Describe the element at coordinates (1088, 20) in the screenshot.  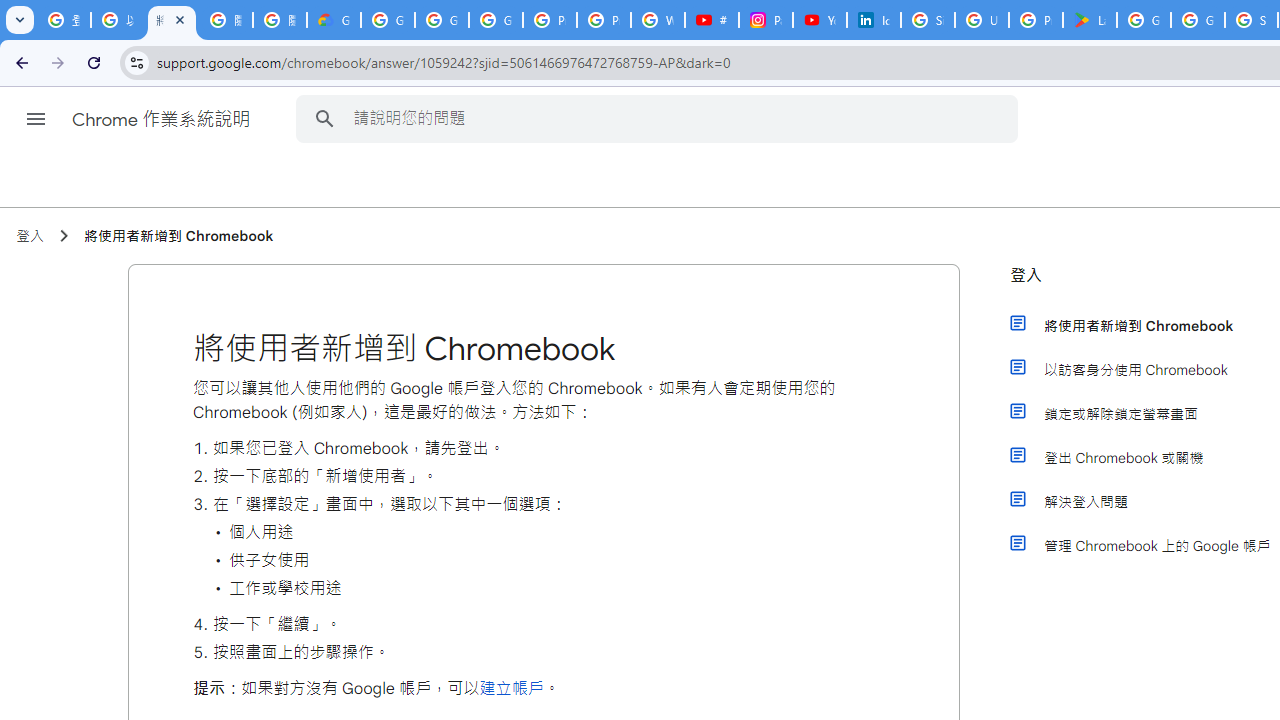
I see `'Last Shelter: Survival - Apps on Google Play'` at that location.